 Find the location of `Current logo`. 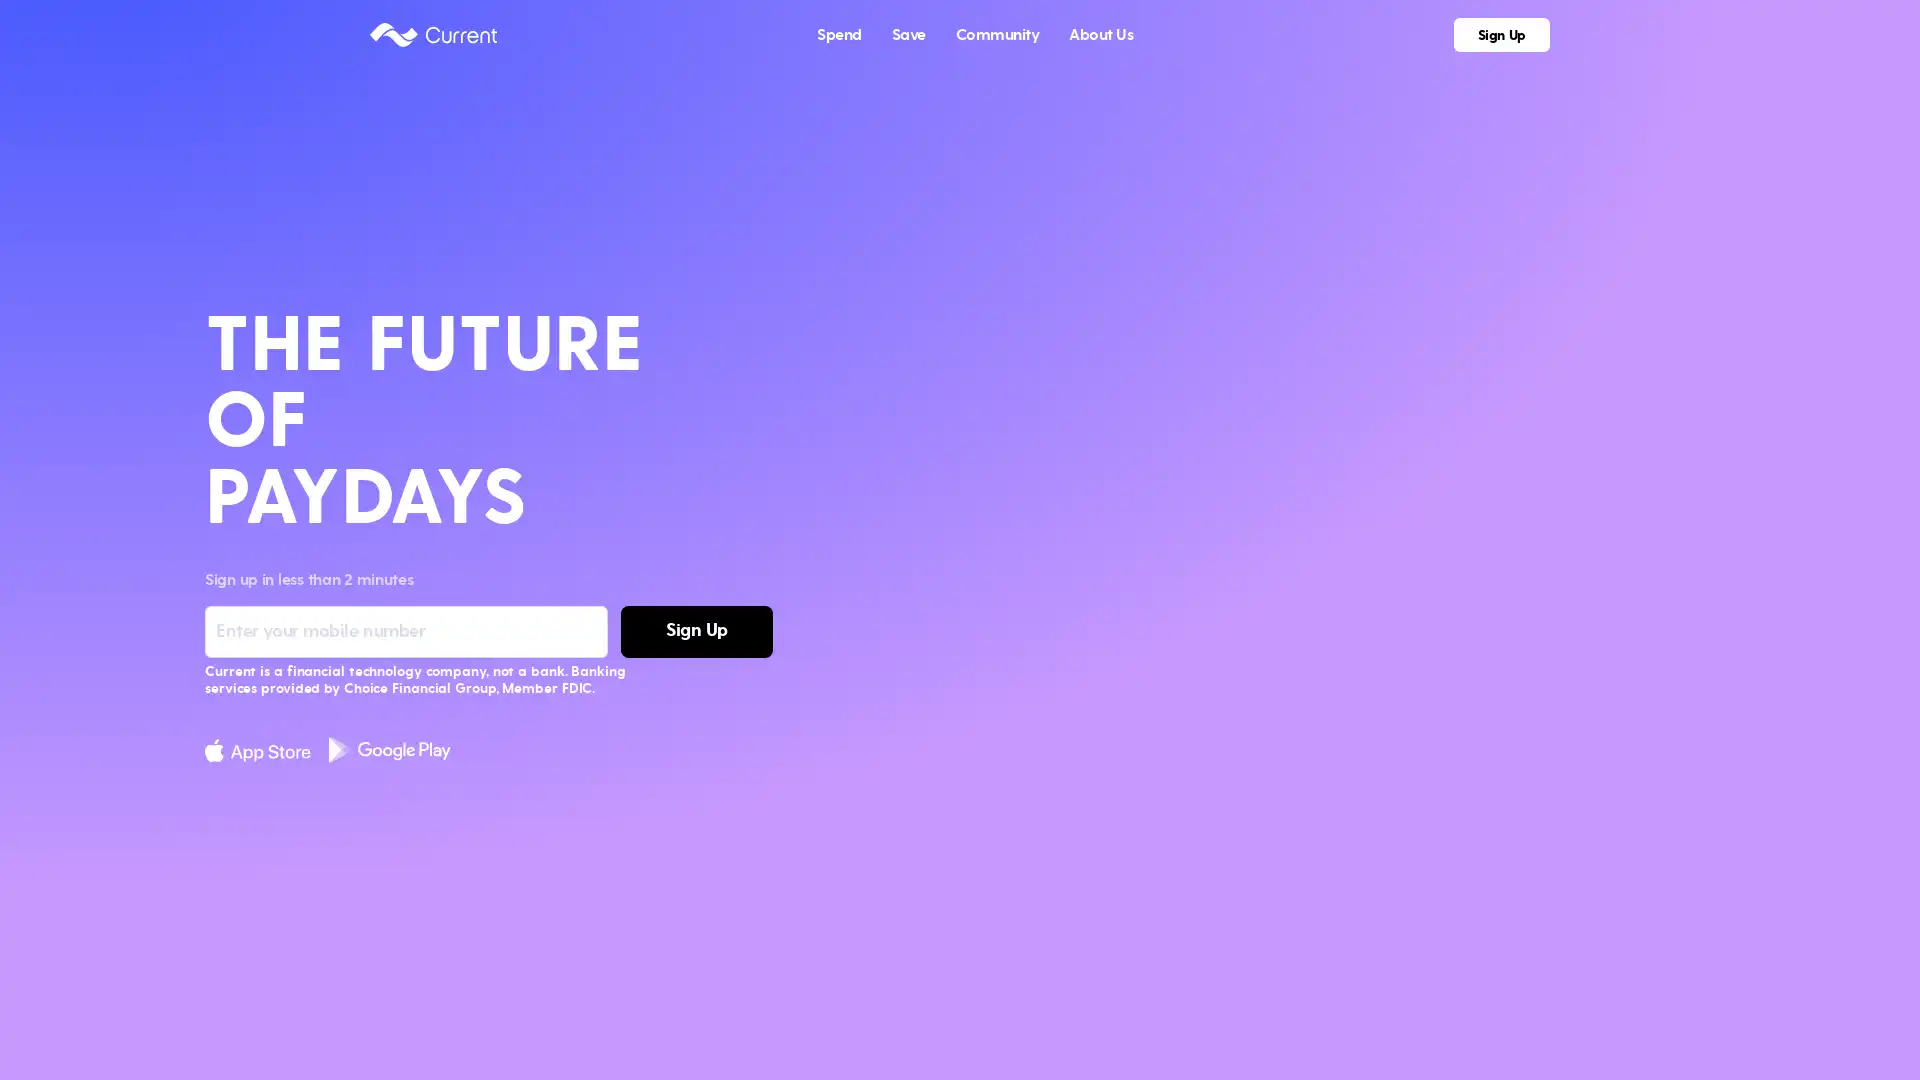

Current logo is located at coordinates (432, 33).